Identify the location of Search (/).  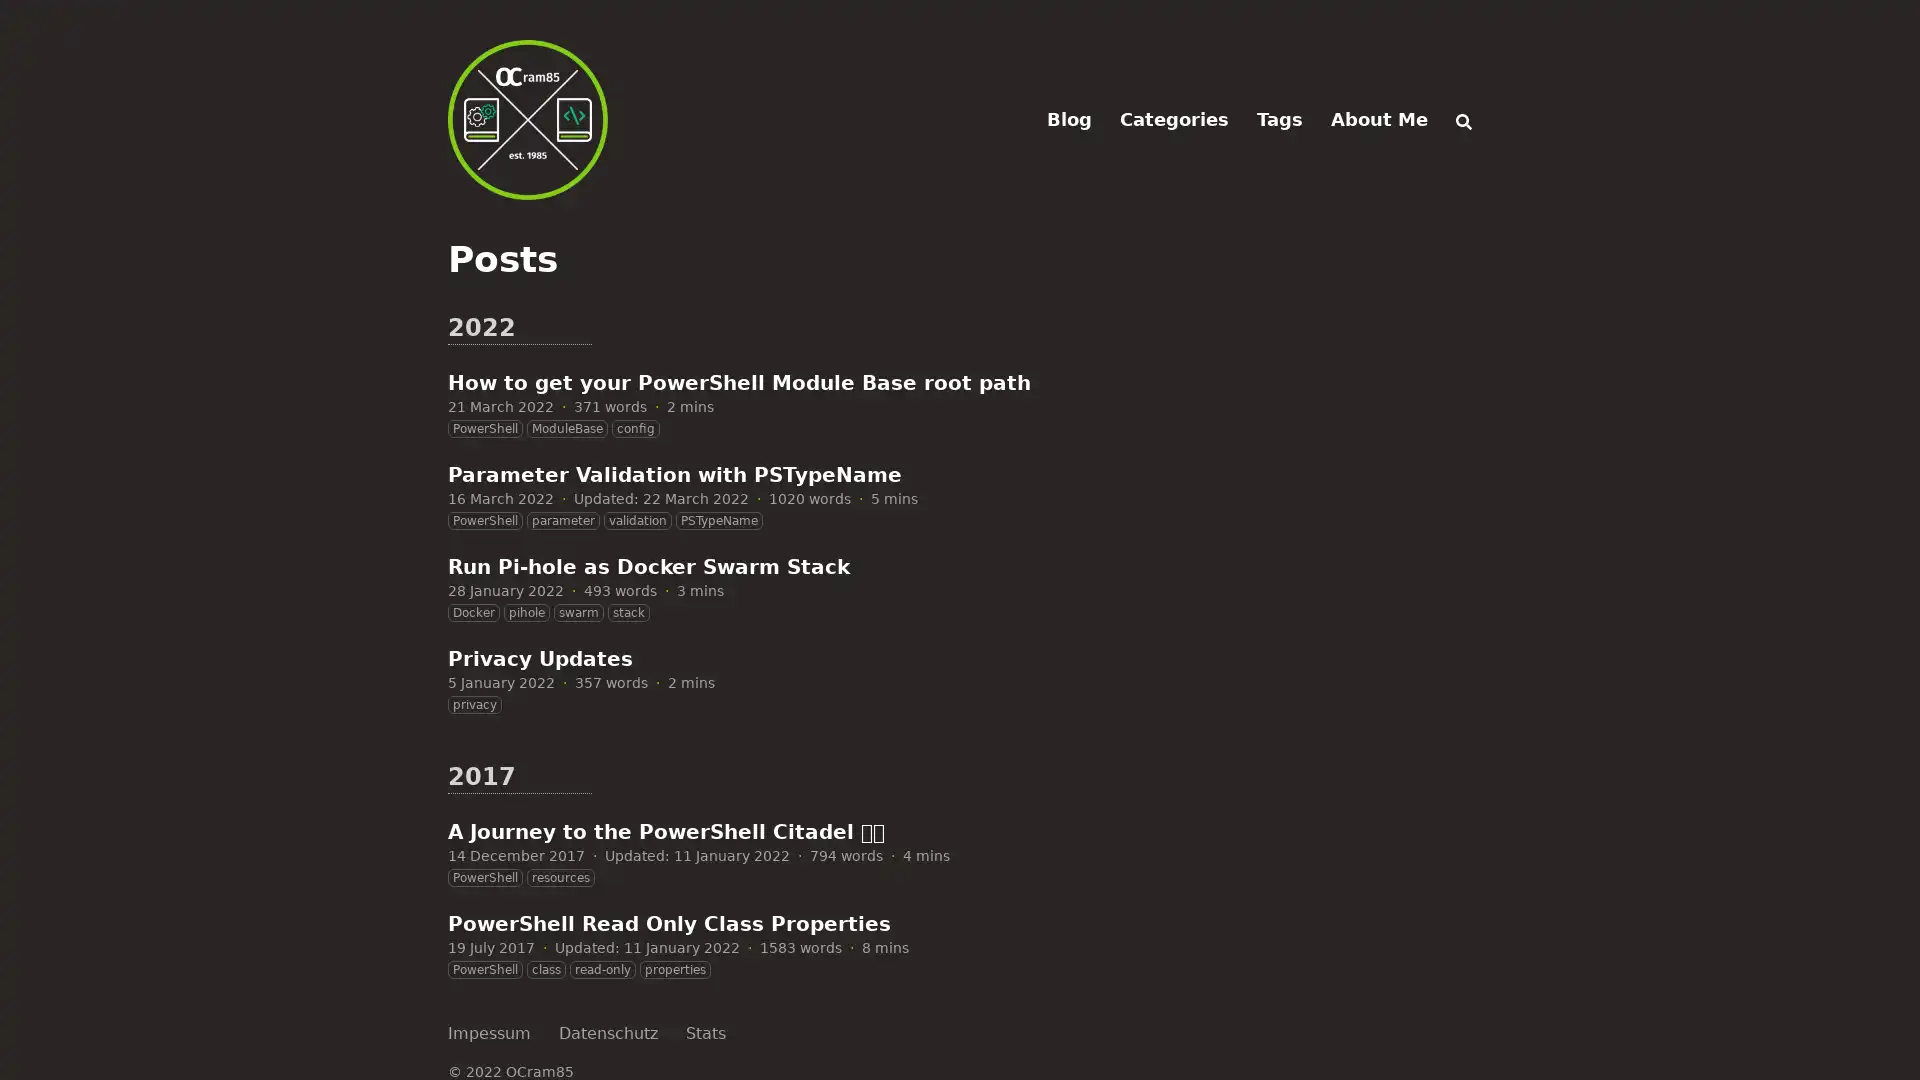
(1464, 120).